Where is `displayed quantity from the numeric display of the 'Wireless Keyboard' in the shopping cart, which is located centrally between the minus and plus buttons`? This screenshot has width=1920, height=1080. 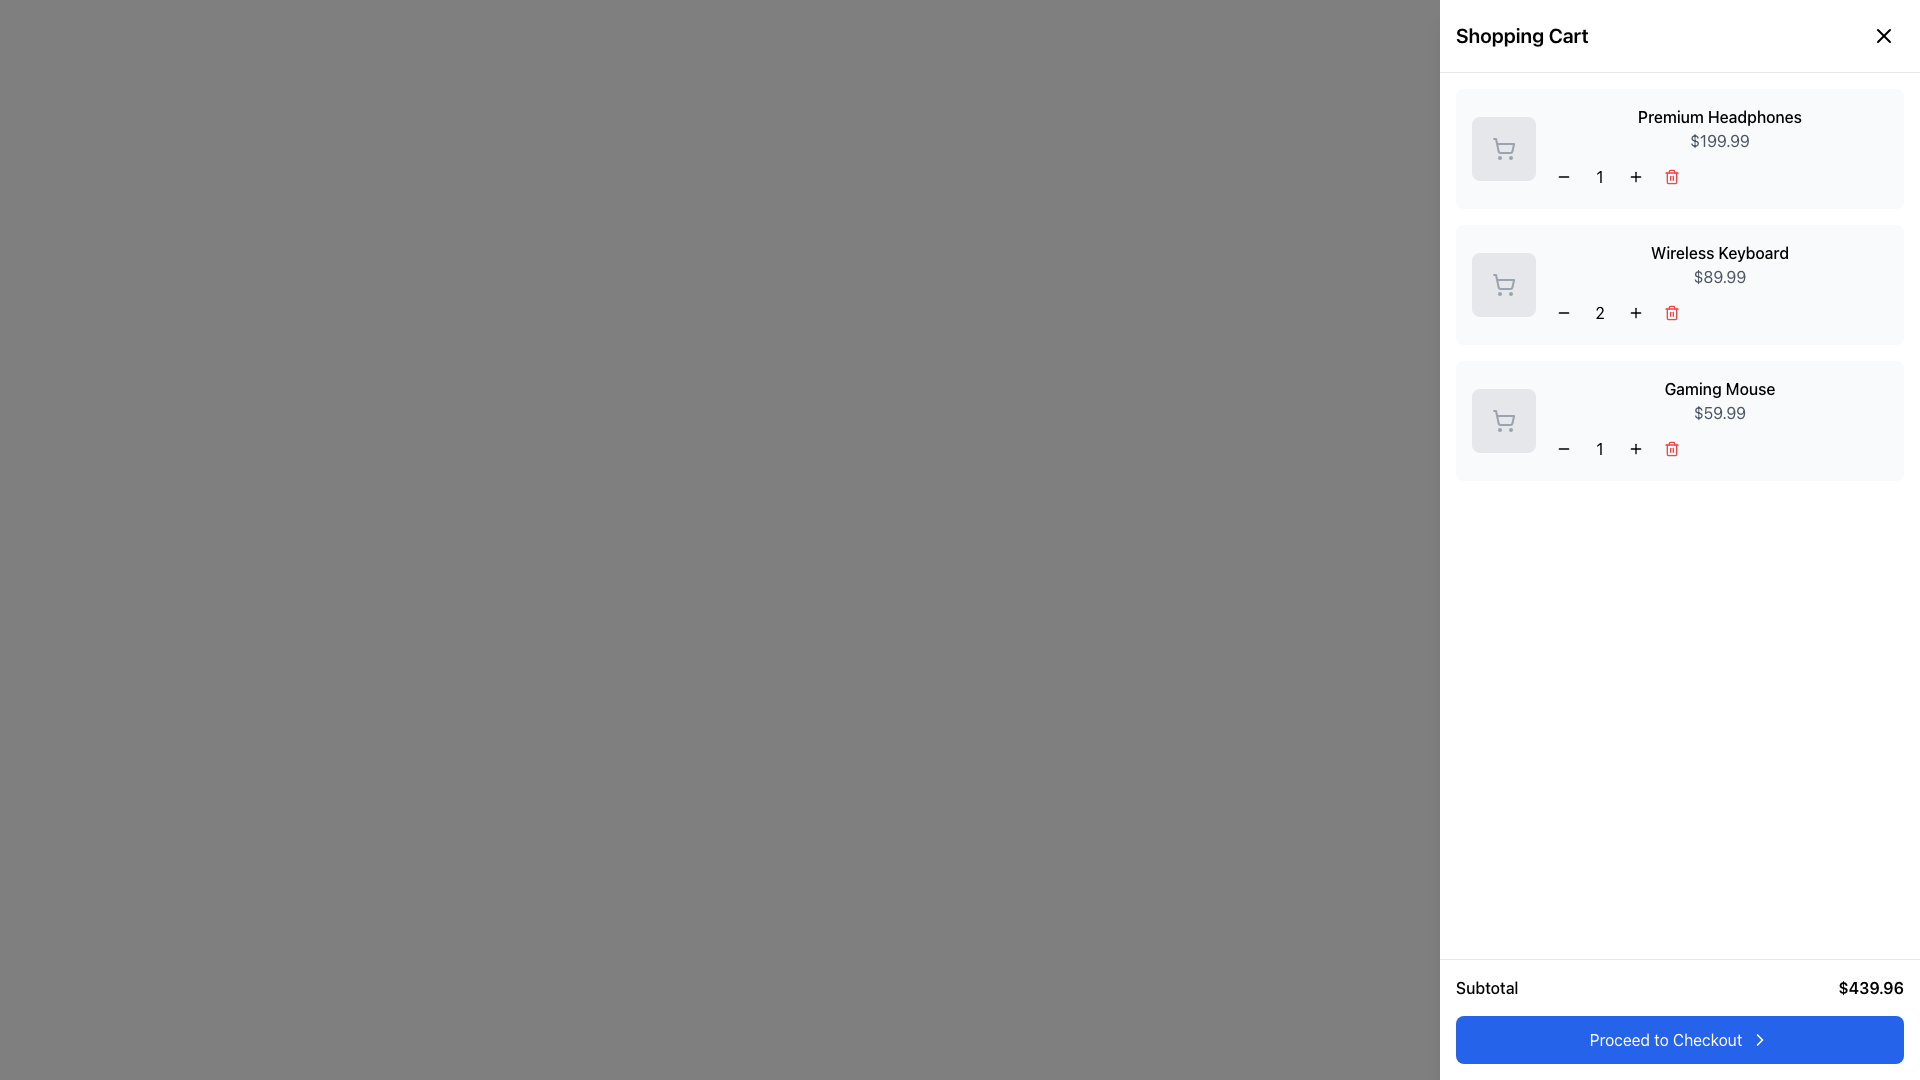
displayed quantity from the numeric display of the 'Wireless Keyboard' in the shopping cart, which is located centrally between the minus and plus buttons is located at coordinates (1598, 312).